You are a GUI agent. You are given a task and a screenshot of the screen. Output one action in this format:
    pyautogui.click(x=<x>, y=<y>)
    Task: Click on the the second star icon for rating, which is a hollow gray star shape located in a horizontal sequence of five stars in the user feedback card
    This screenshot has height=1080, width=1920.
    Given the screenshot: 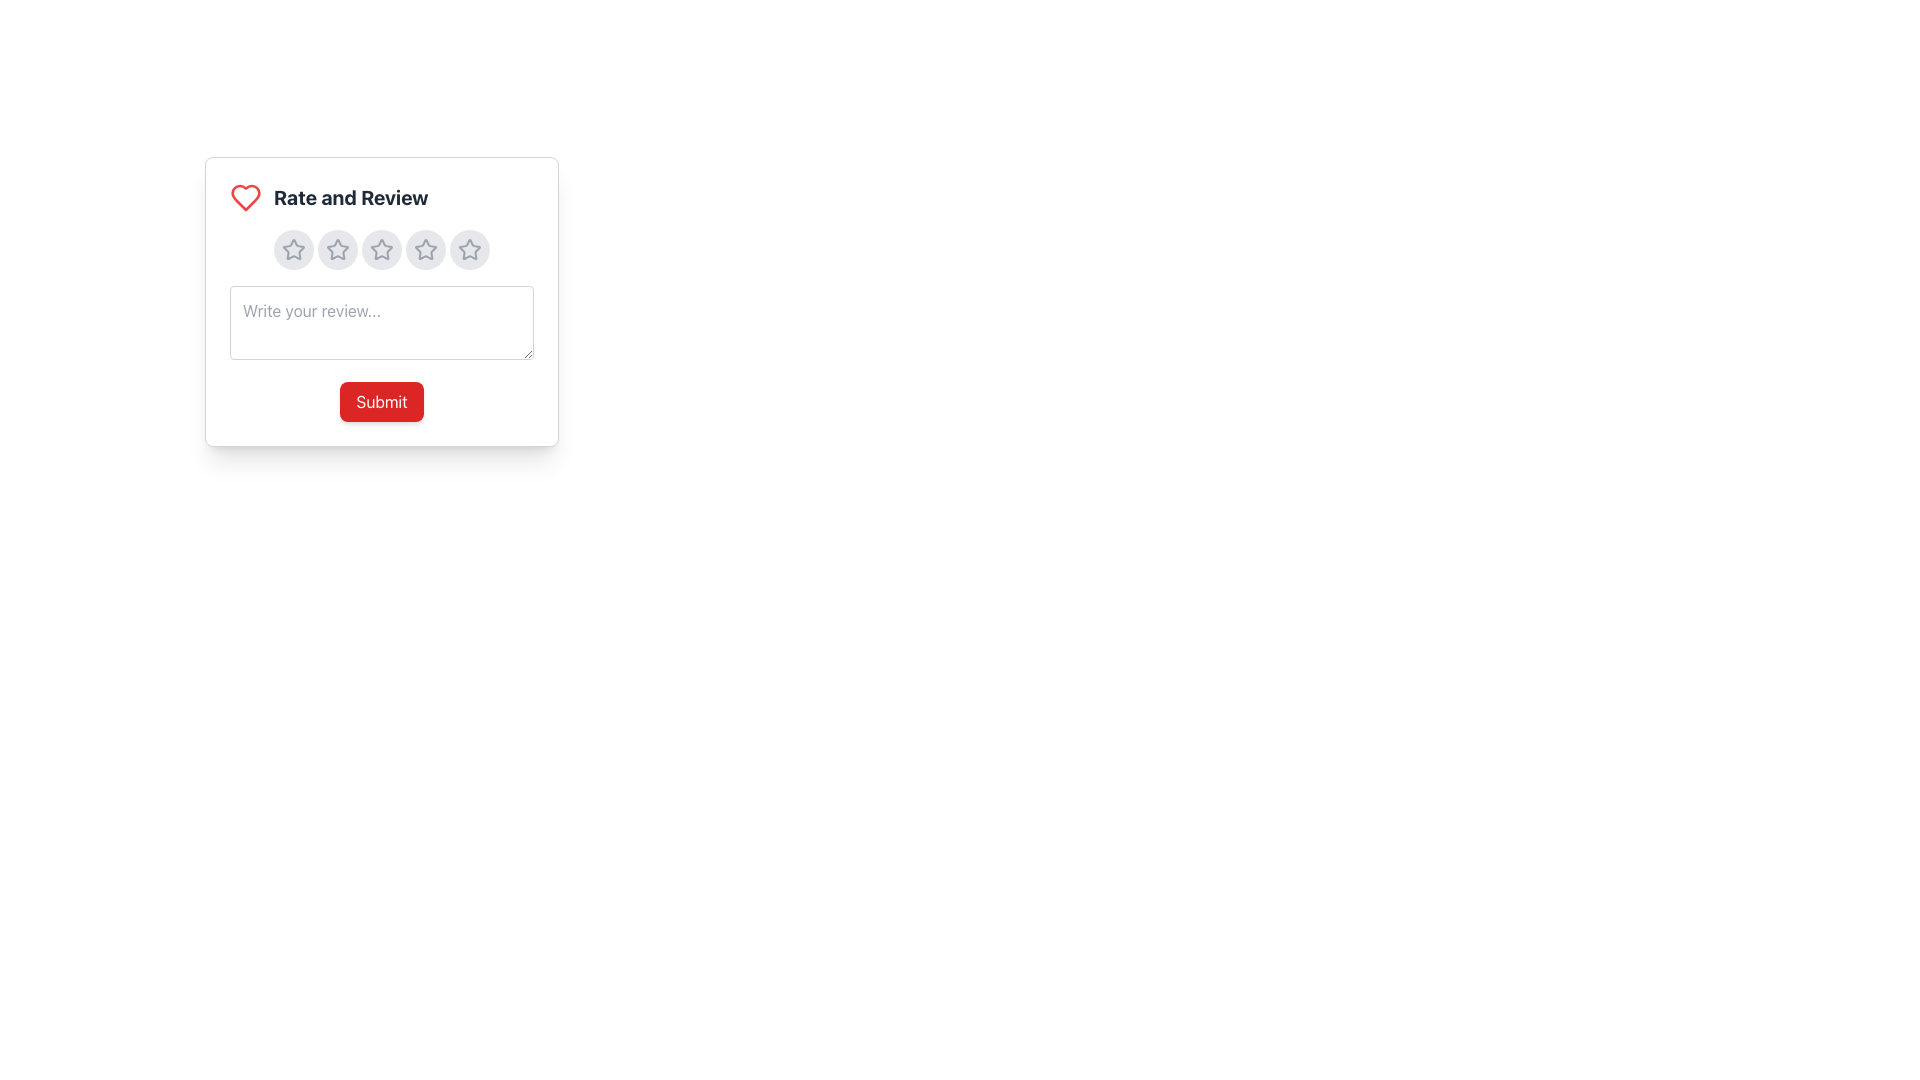 What is the action you would take?
    pyautogui.click(x=337, y=248)
    